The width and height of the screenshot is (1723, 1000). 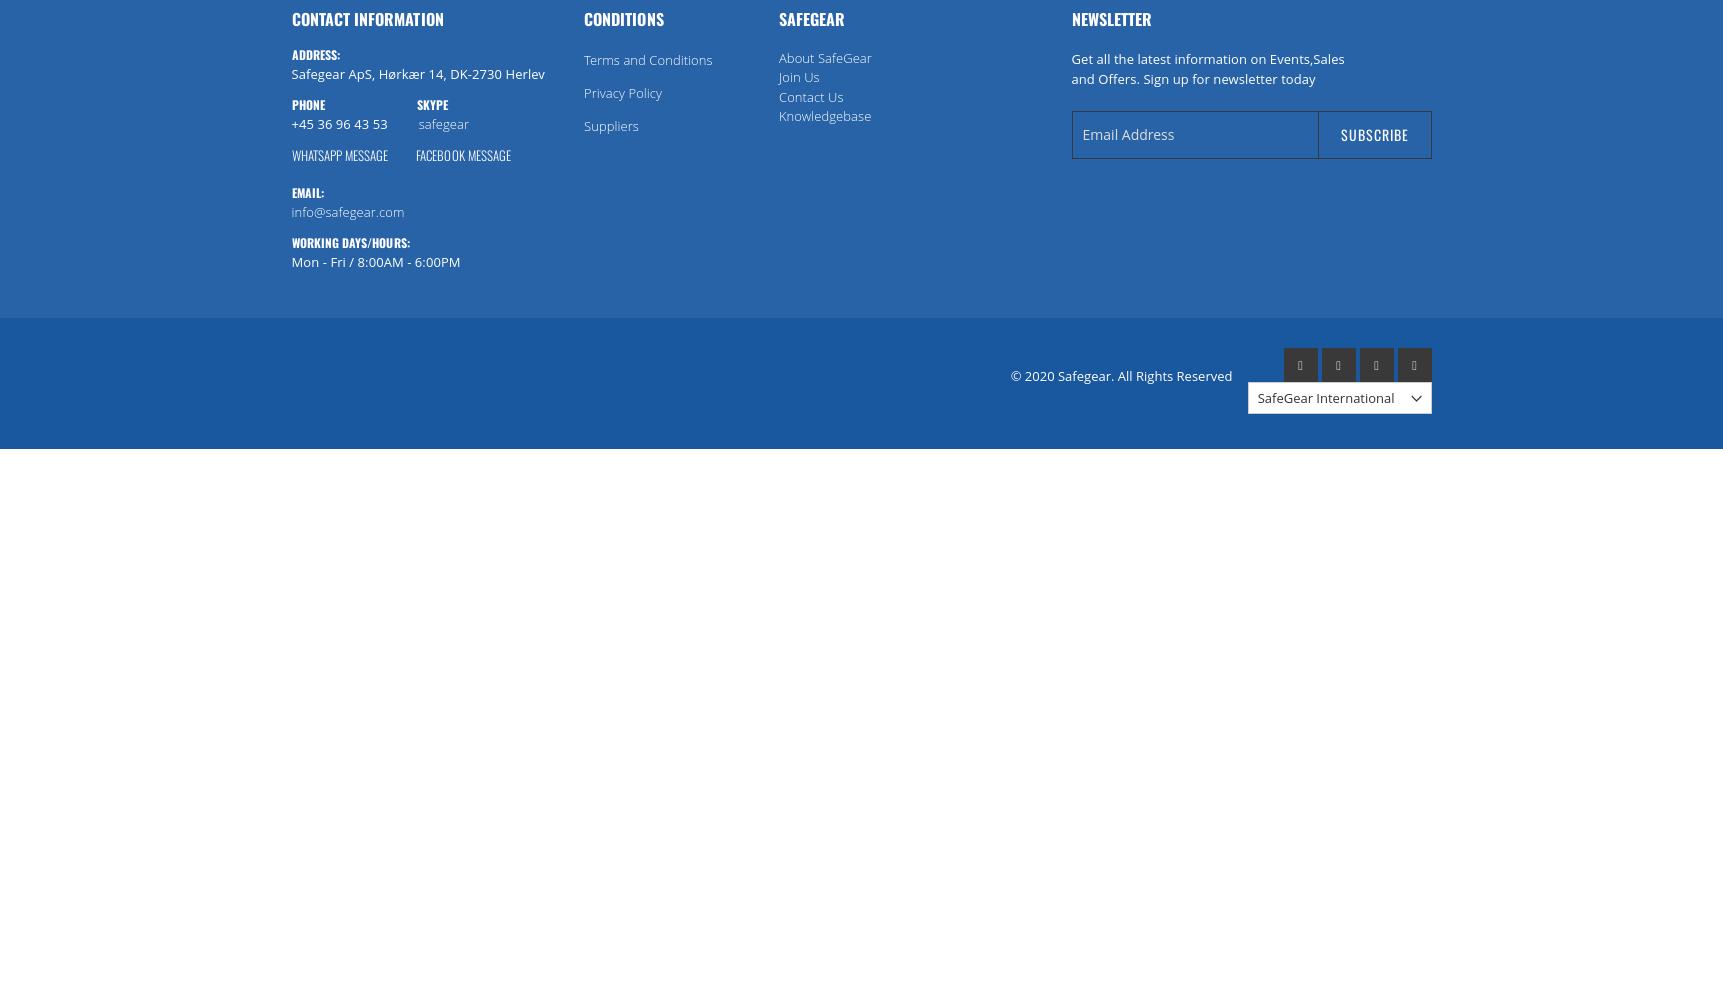 What do you see at coordinates (291, 154) in the screenshot?
I see `'Whatsapp message'` at bounding box center [291, 154].